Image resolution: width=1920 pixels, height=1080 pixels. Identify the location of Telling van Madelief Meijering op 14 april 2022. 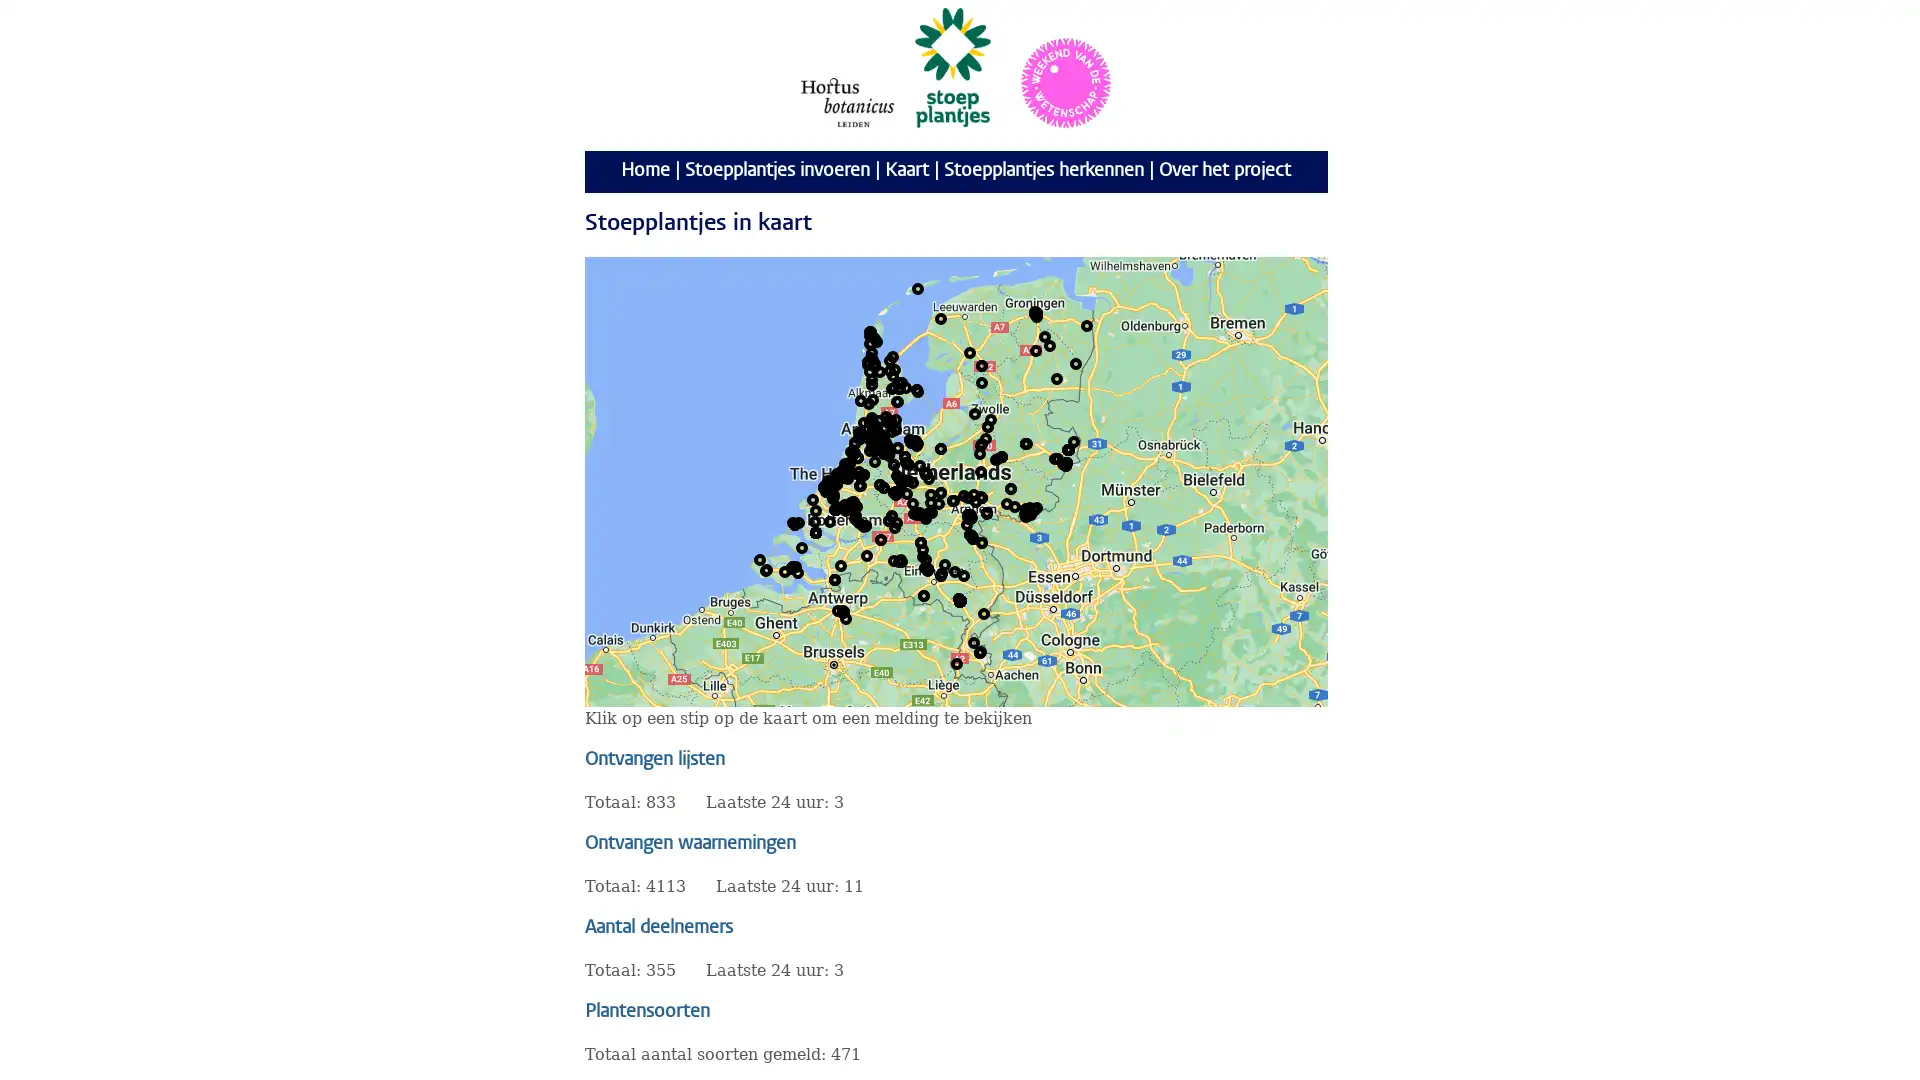
(882, 439).